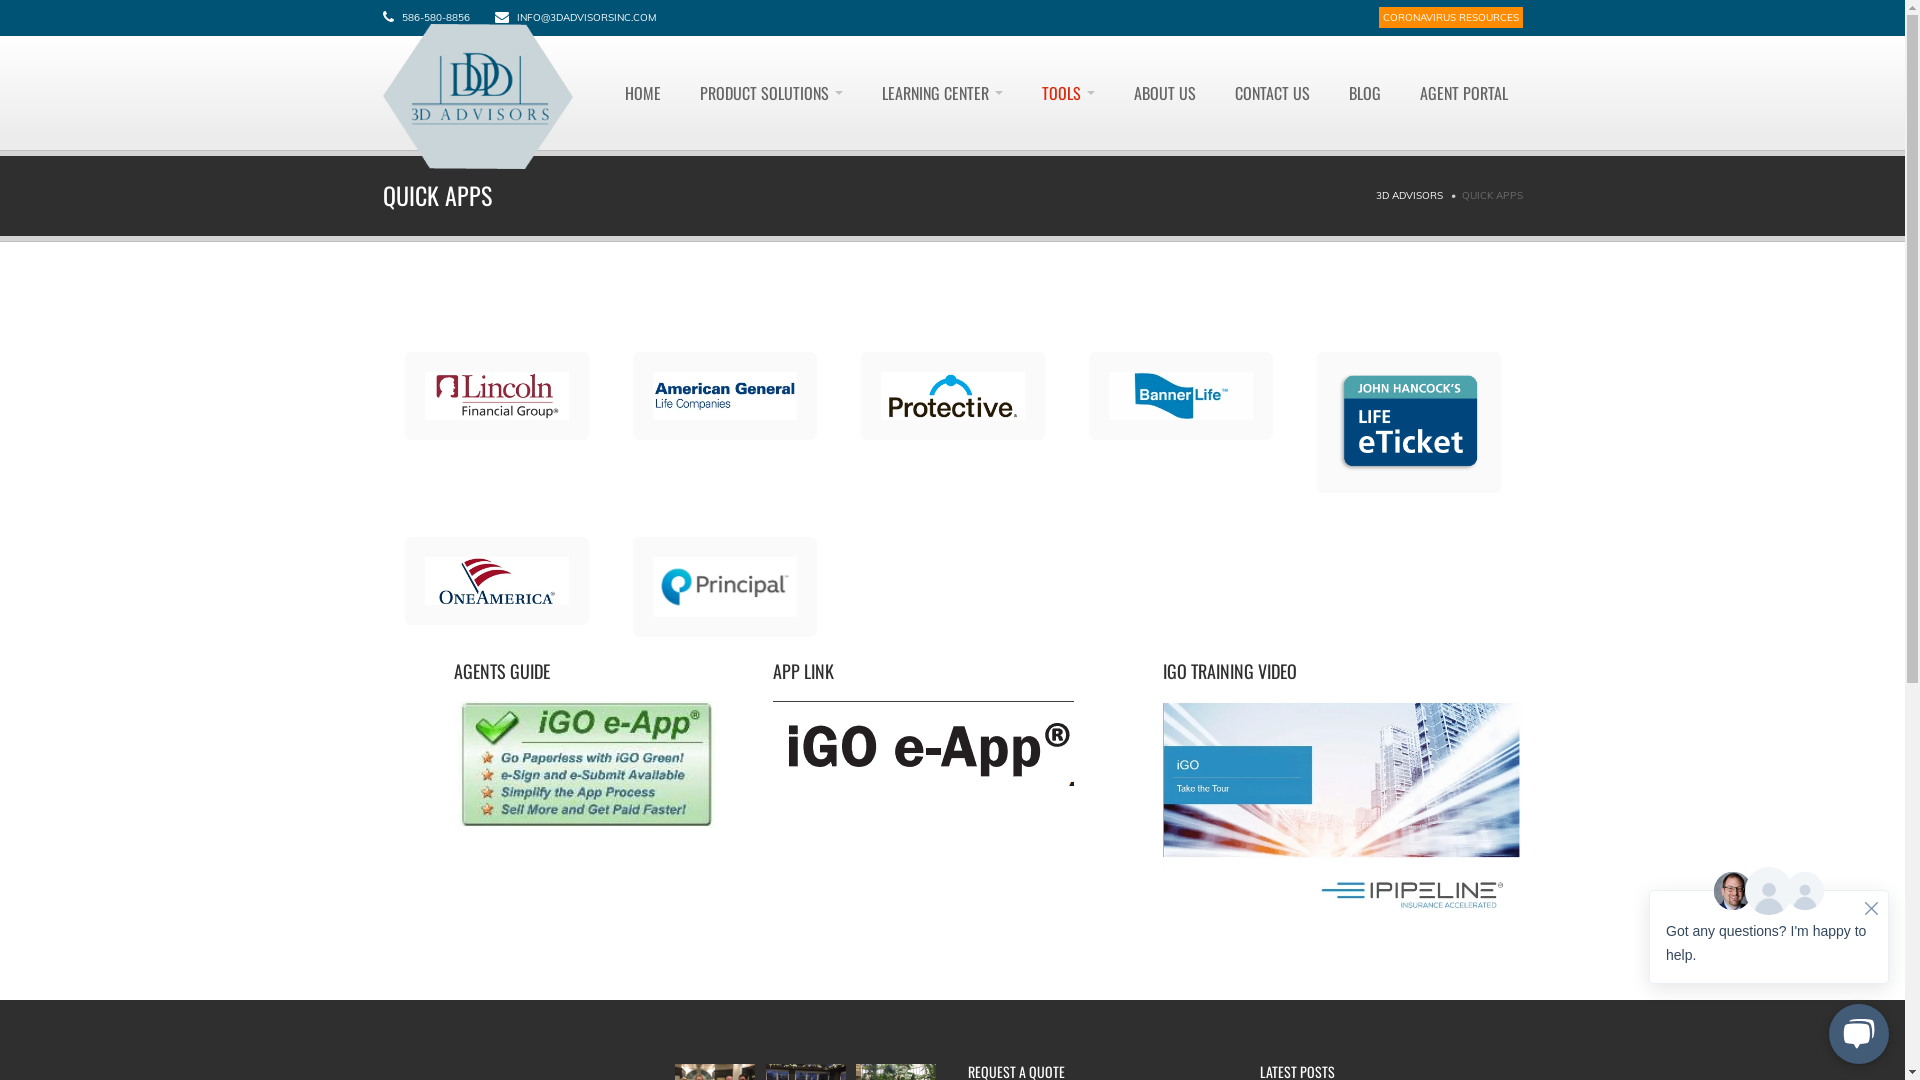  I want to click on 'INFO@3DADVISORSINC.COM', so click(584, 18).